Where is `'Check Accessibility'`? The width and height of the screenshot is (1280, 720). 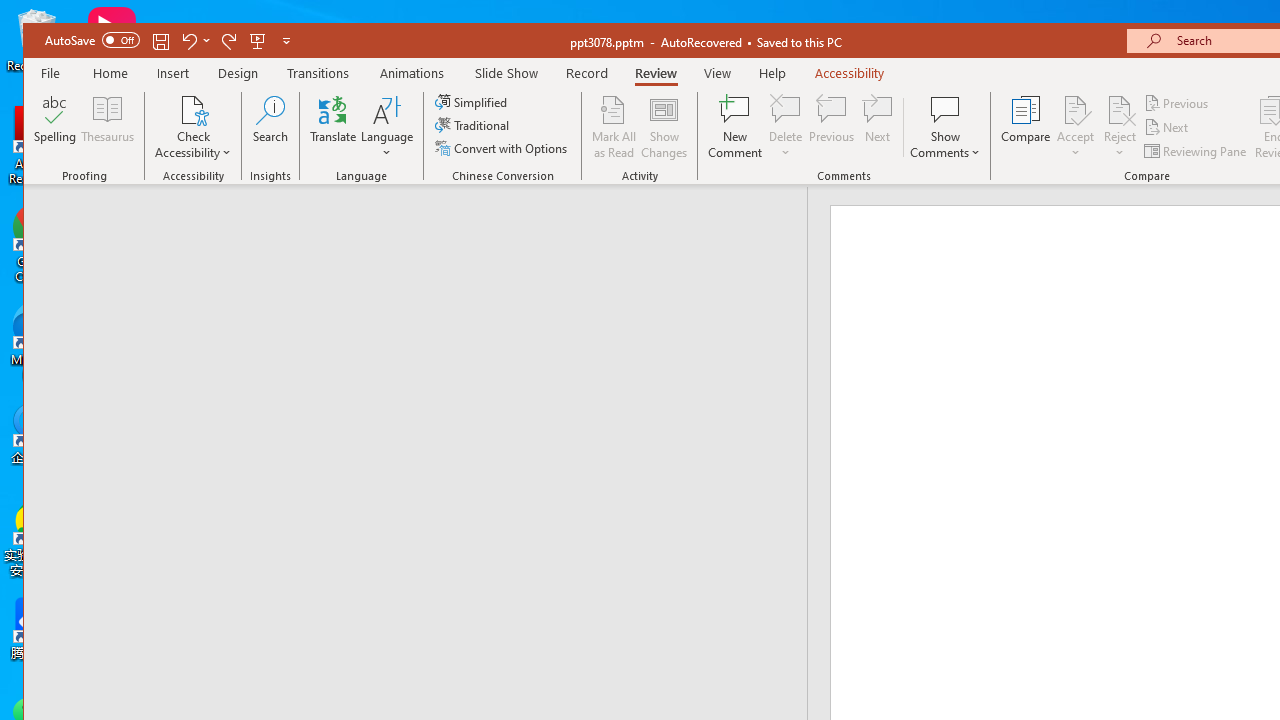
'Check Accessibility' is located at coordinates (193, 127).